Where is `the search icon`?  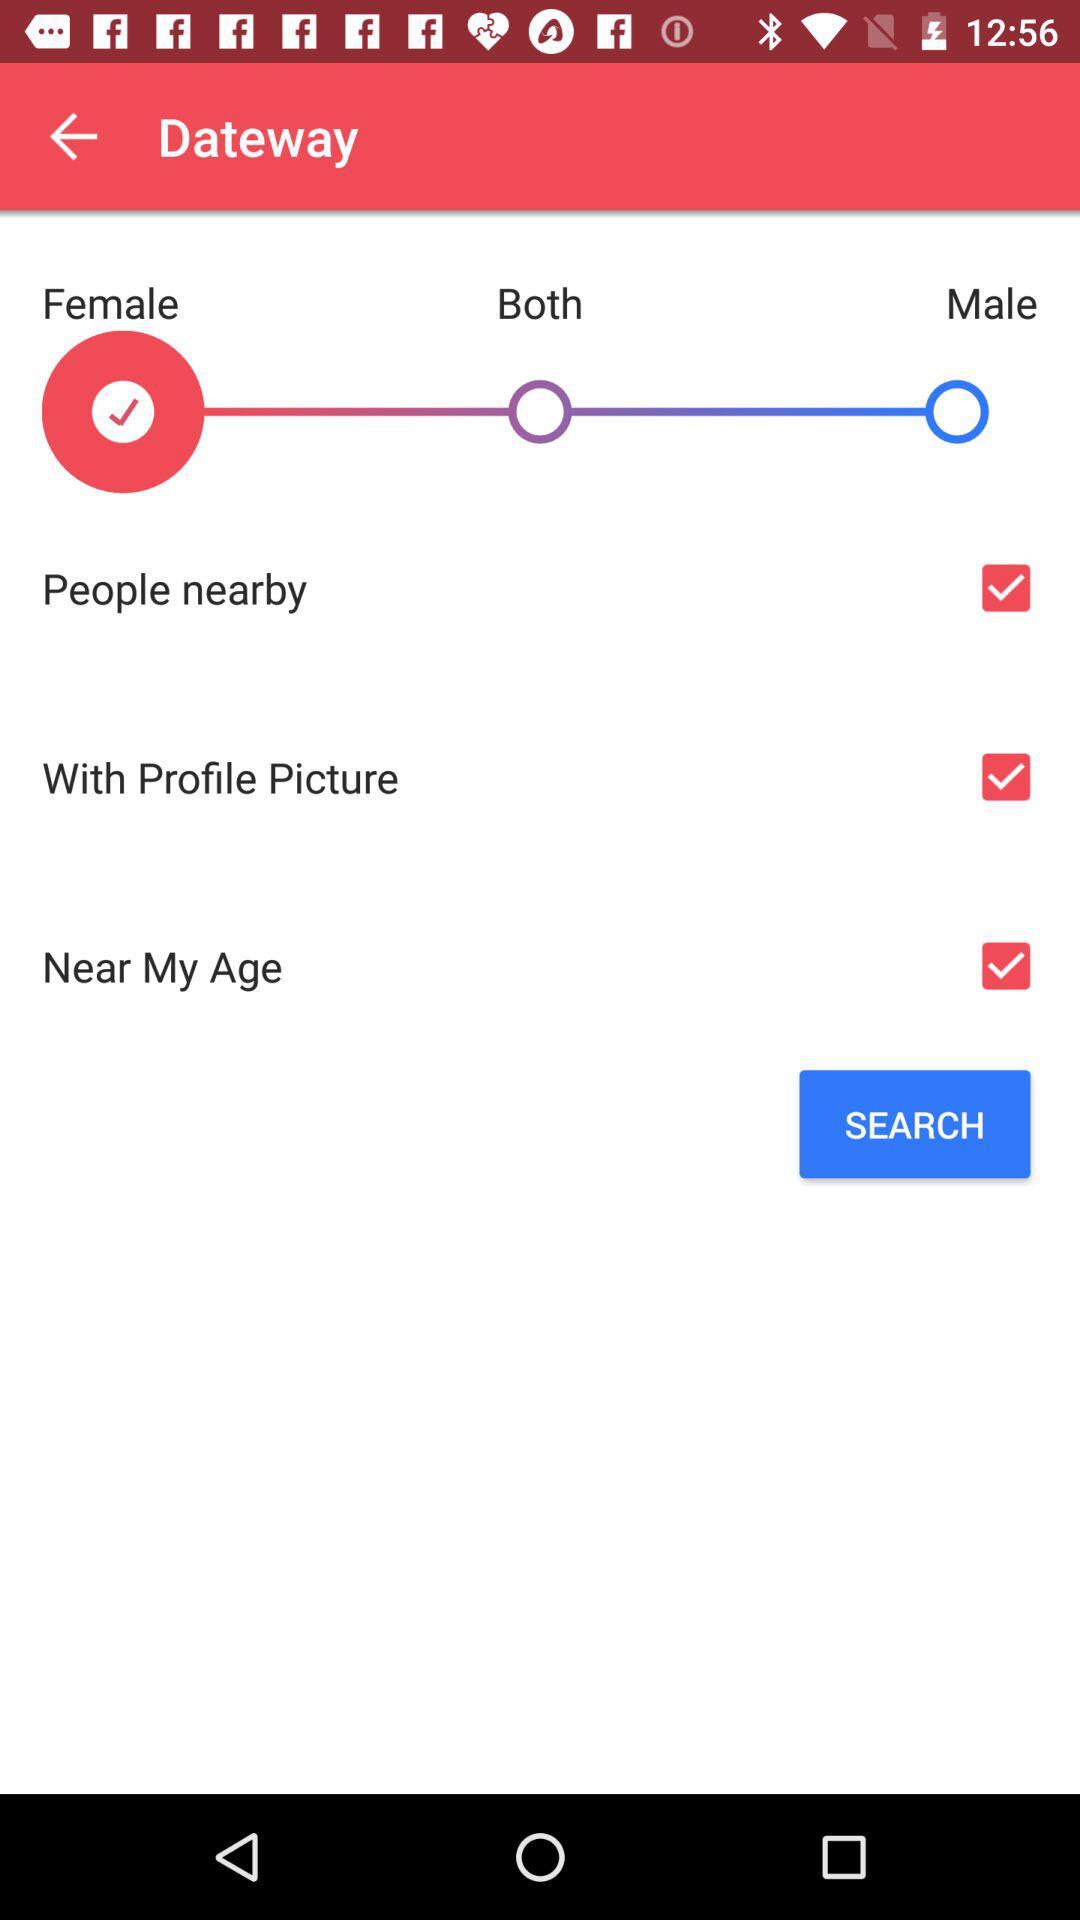 the search icon is located at coordinates (914, 1124).